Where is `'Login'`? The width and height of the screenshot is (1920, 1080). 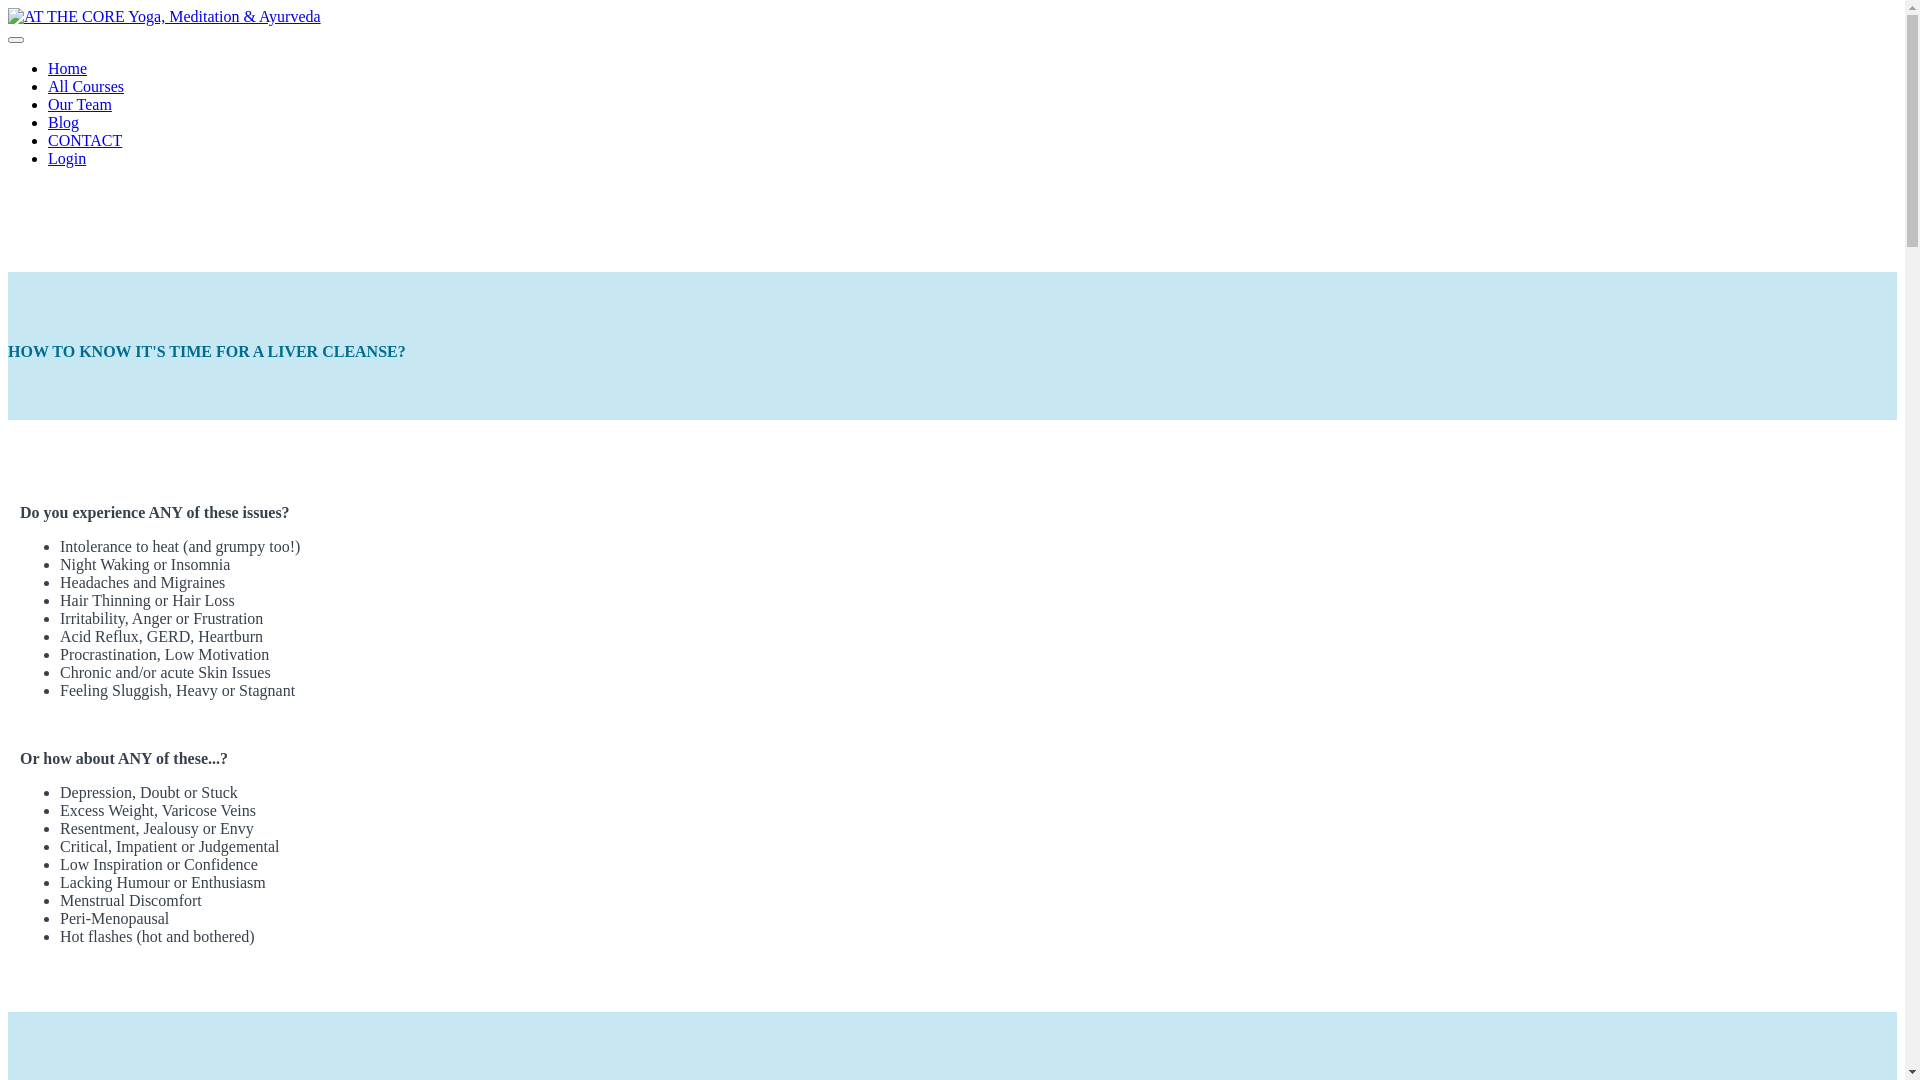 'Login' is located at coordinates (67, 157).